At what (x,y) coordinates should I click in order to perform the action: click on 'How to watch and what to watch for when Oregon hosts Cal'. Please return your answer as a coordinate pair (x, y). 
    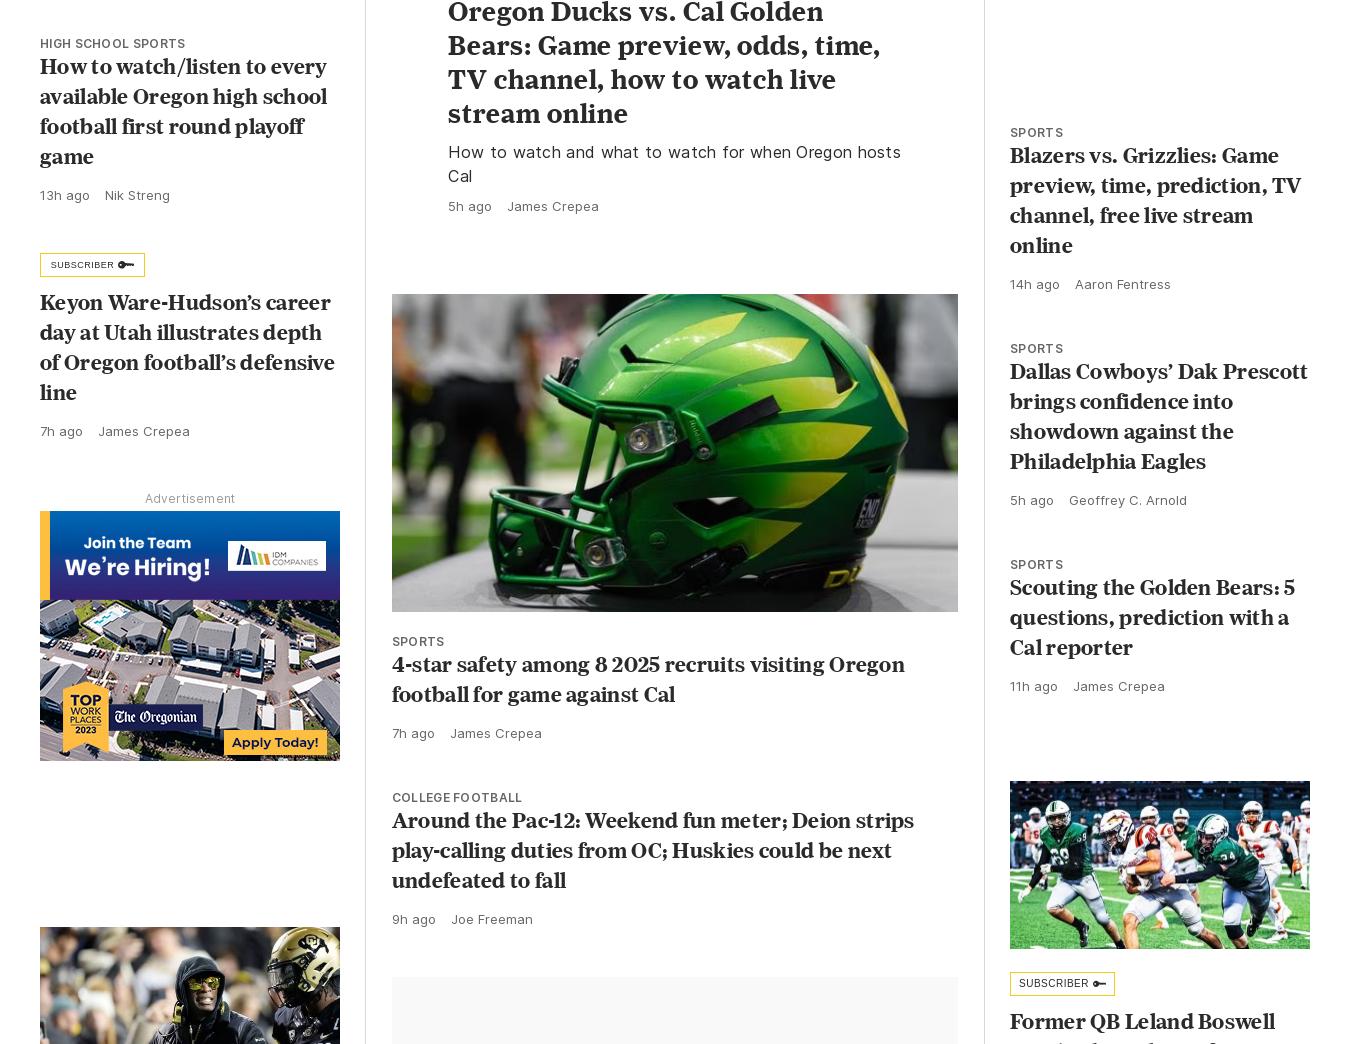
    Looking at the image, I should click on (674, 163).